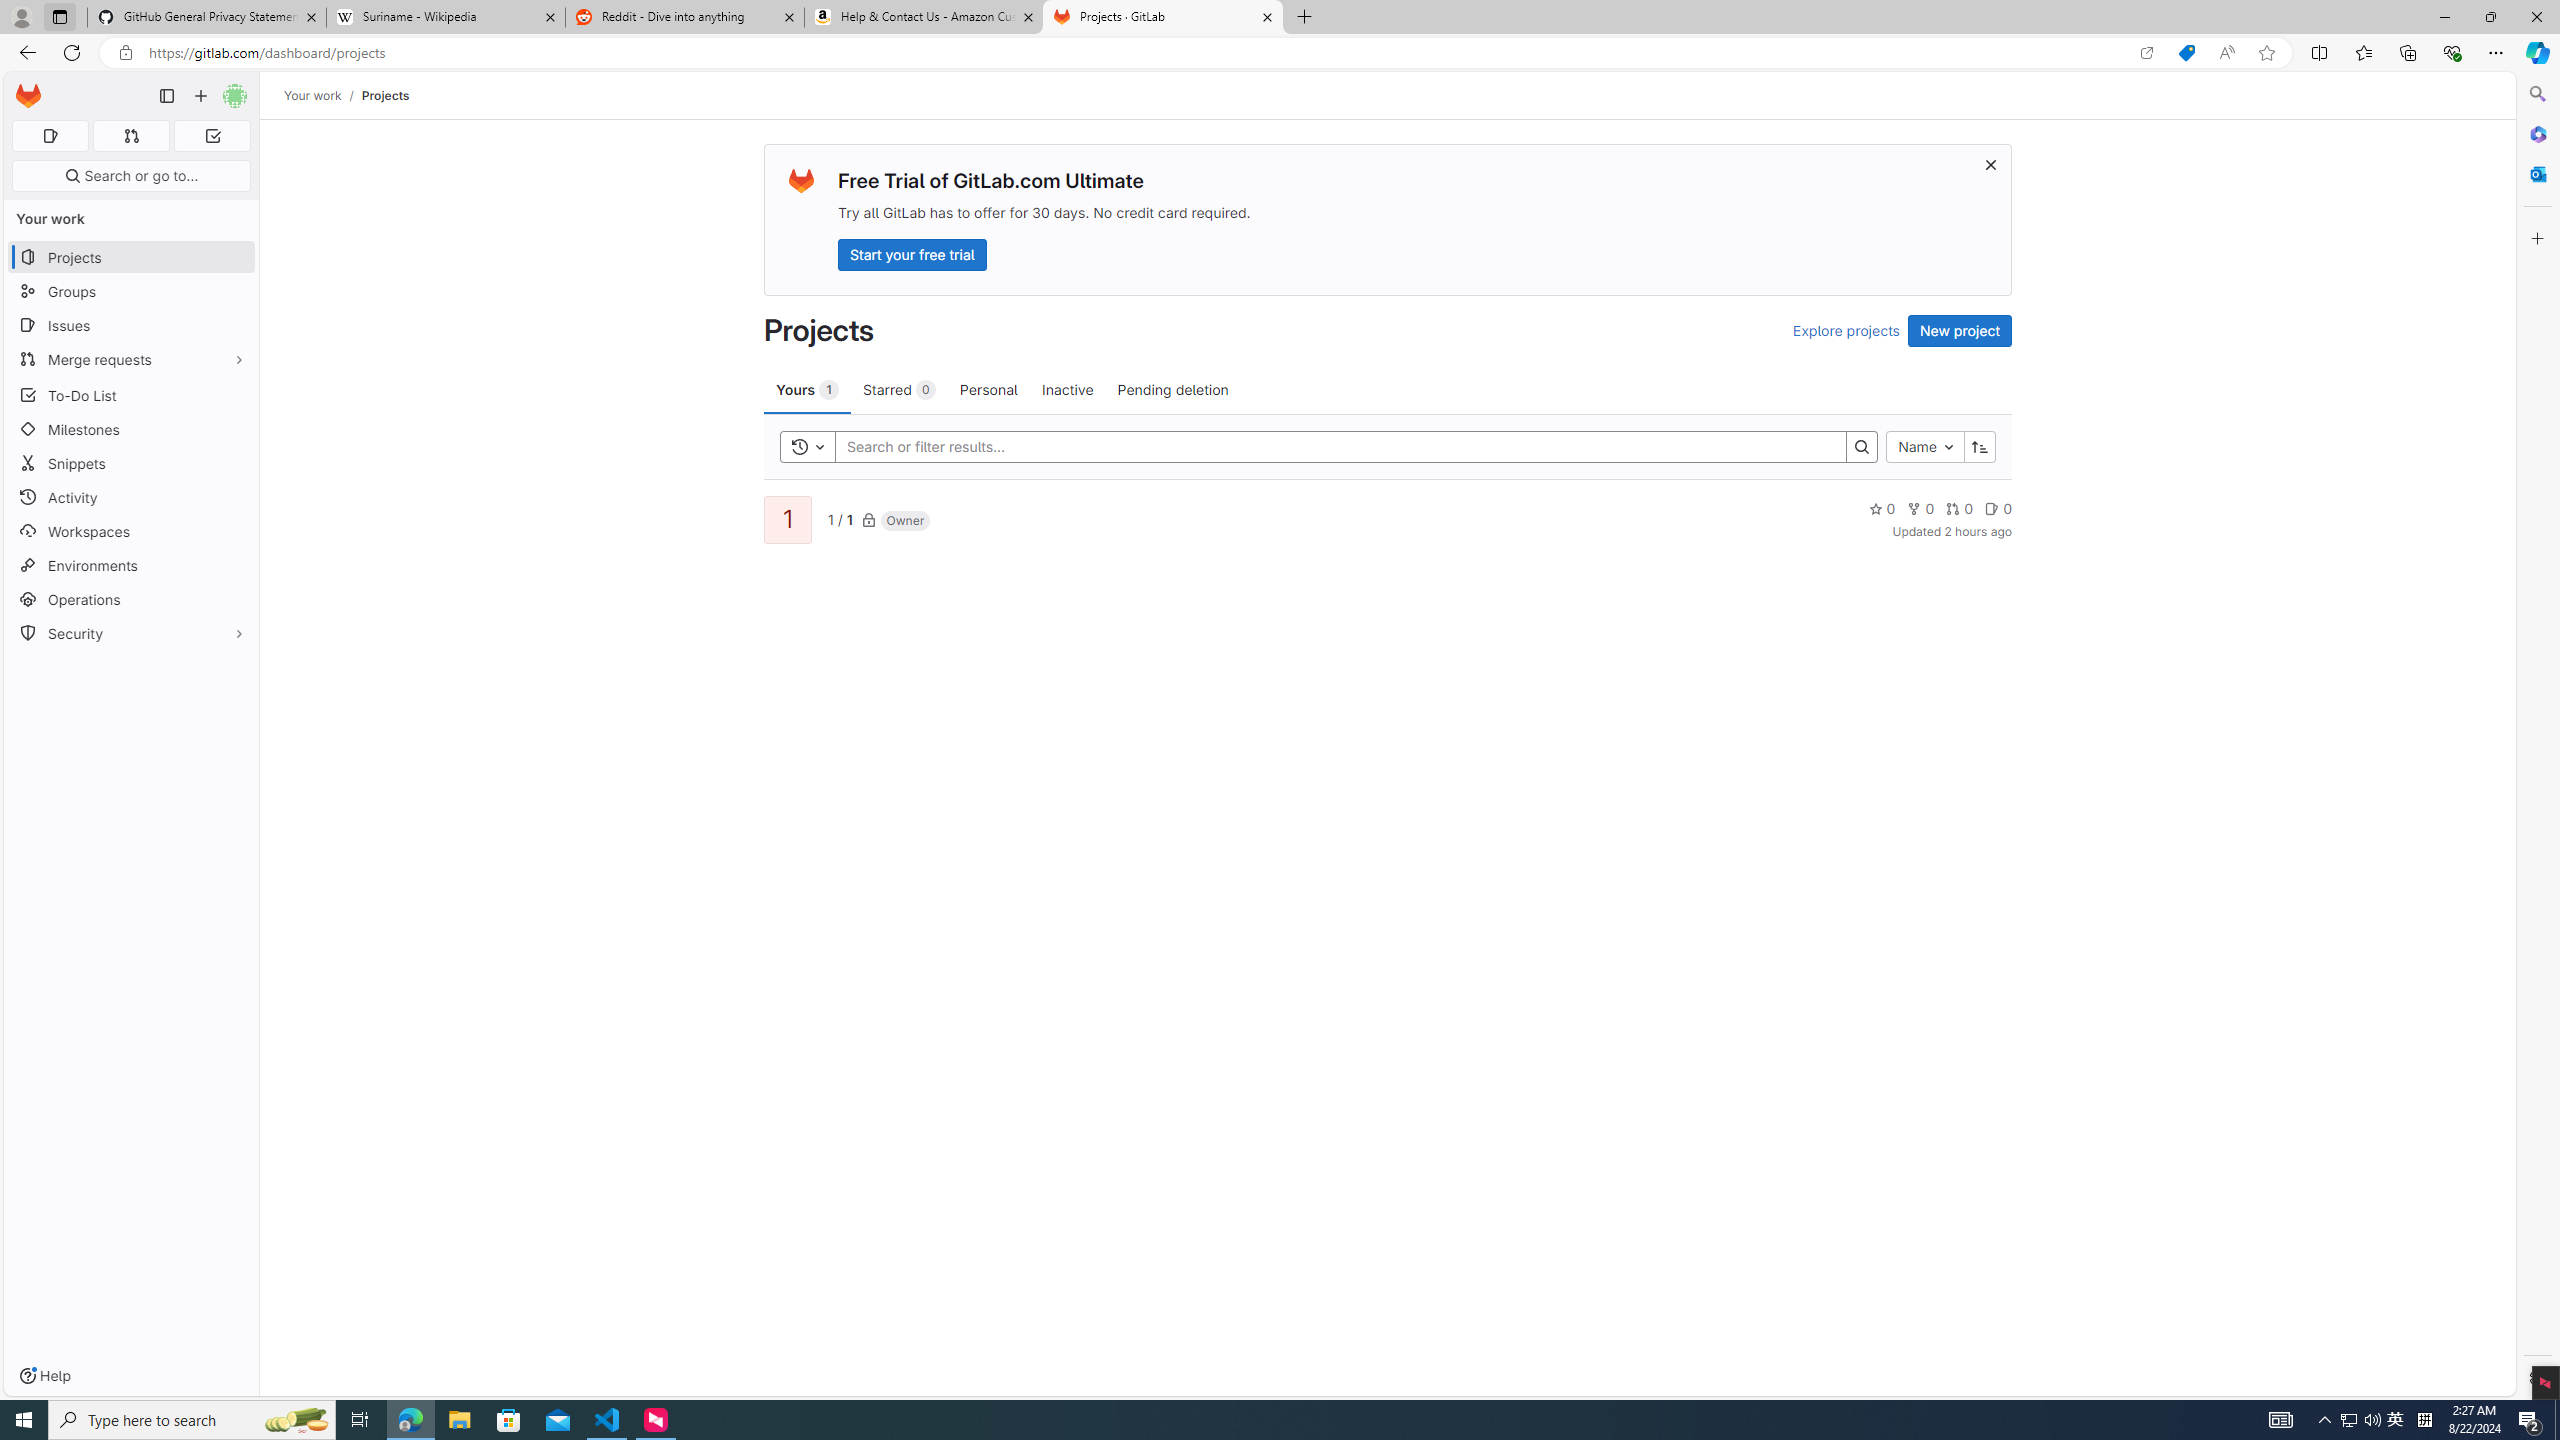 The width and height of the screenshot is (2560, 1440). I want to click on 'Start your free trial', so click(912, 253).